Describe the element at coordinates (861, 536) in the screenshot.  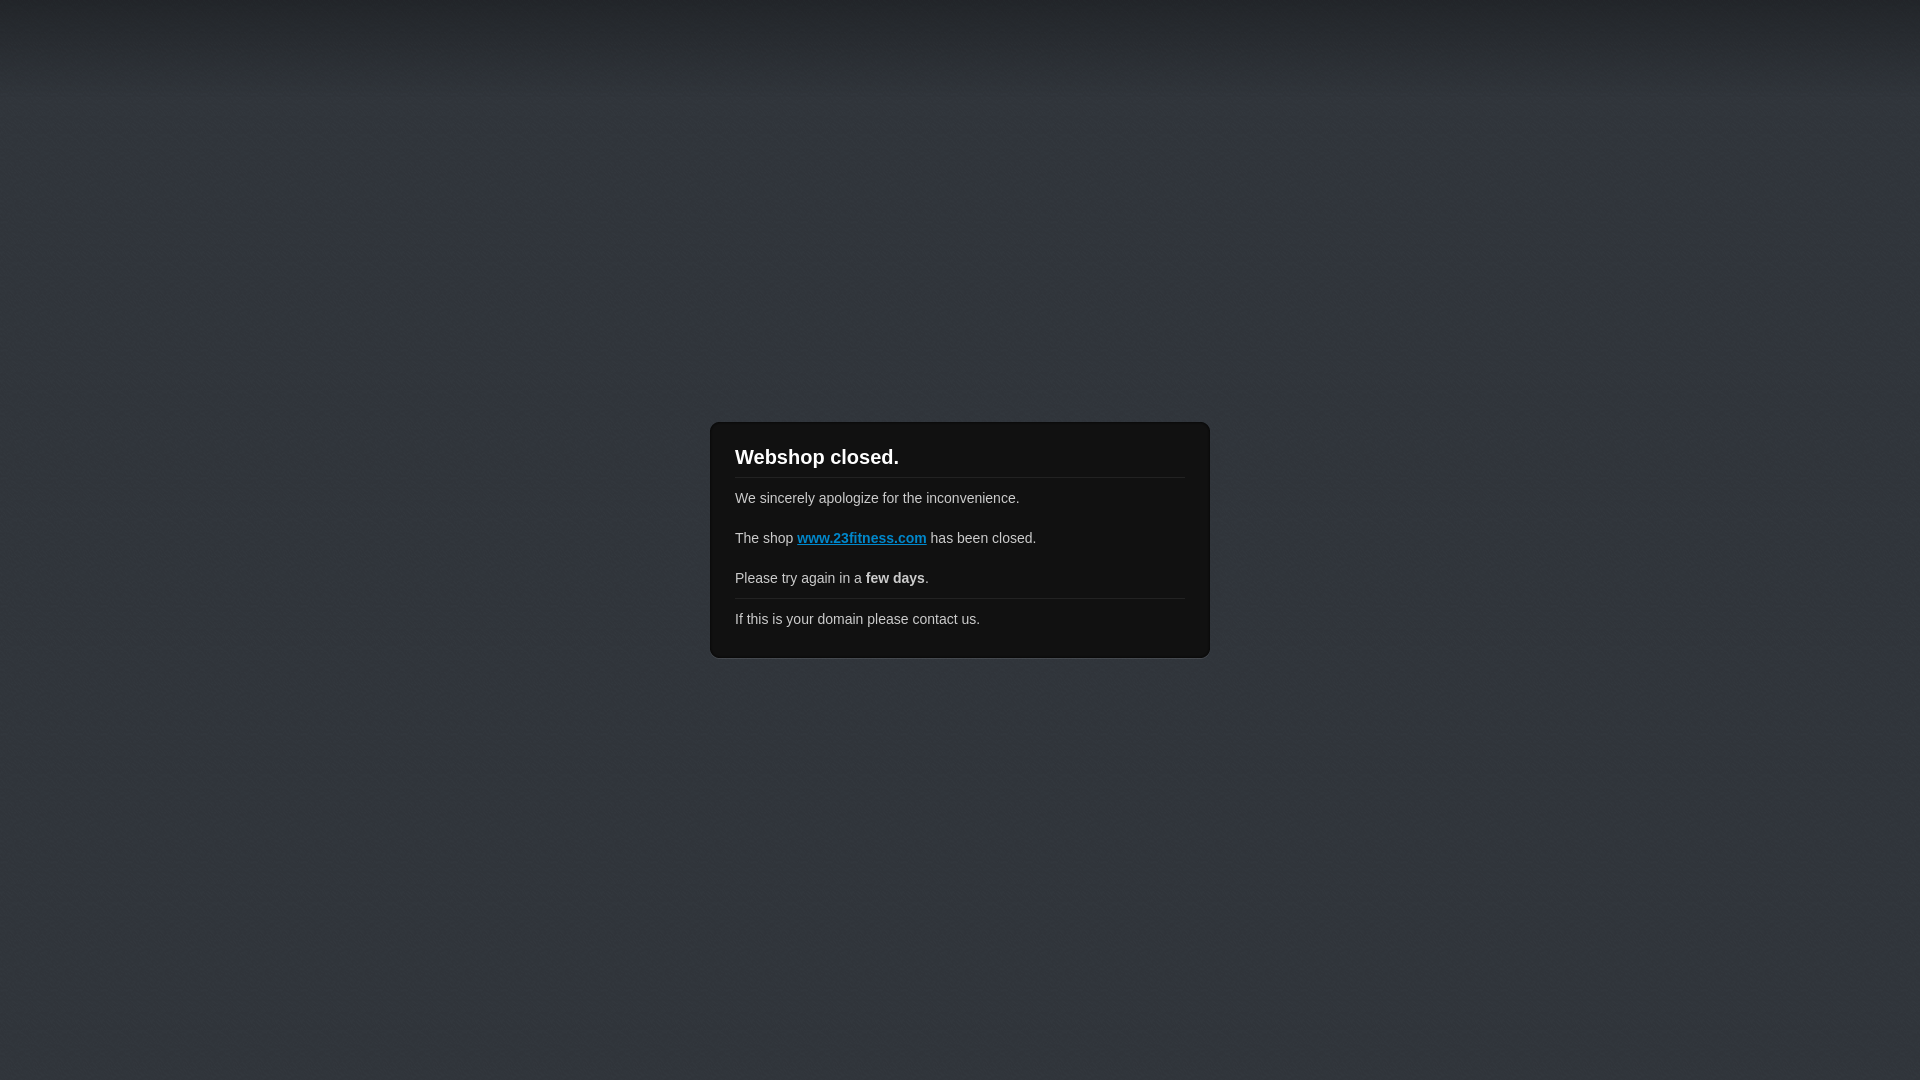
I see `'www.23fitness.com'` at that location.